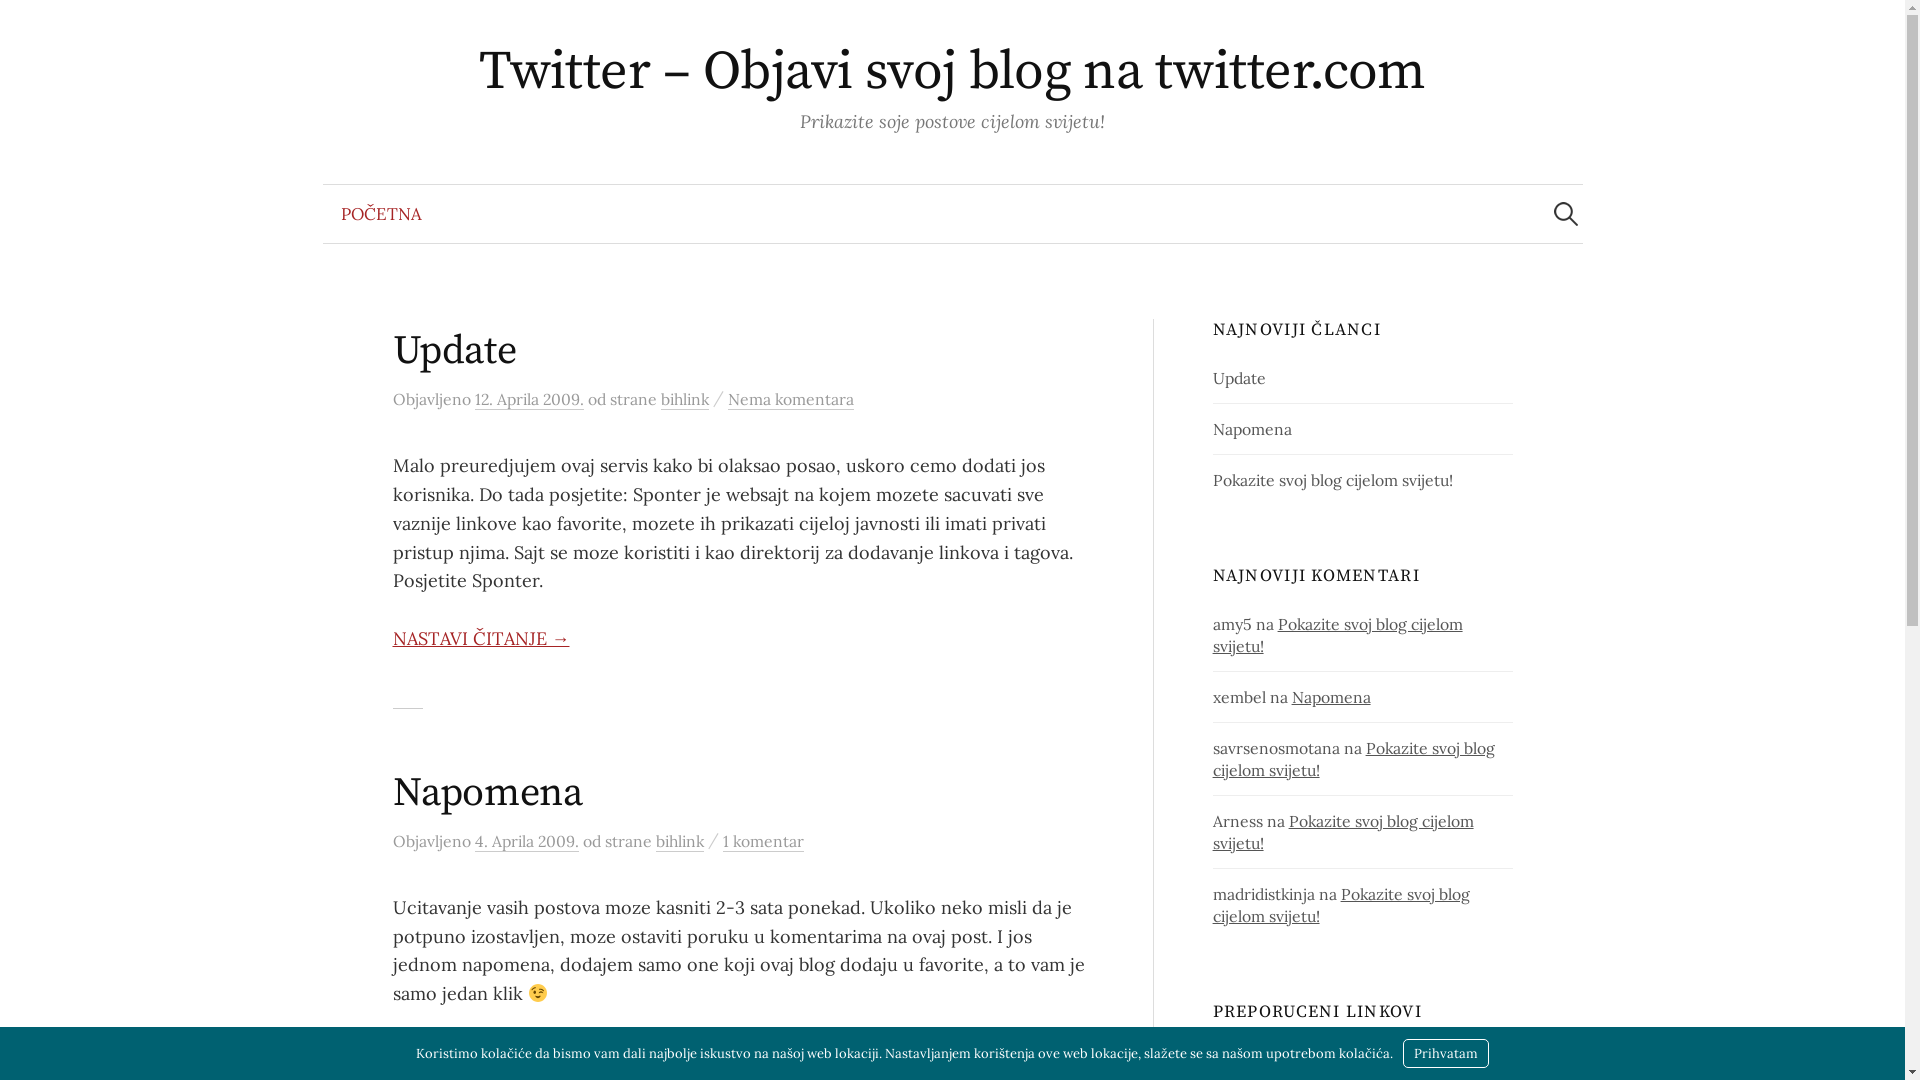 The height and width of the screenshot is (1080, 1920). What do you see at coordinates (680, 841) in the screenshot?
I see `'bihlink'` at bounding box center [680, 841].